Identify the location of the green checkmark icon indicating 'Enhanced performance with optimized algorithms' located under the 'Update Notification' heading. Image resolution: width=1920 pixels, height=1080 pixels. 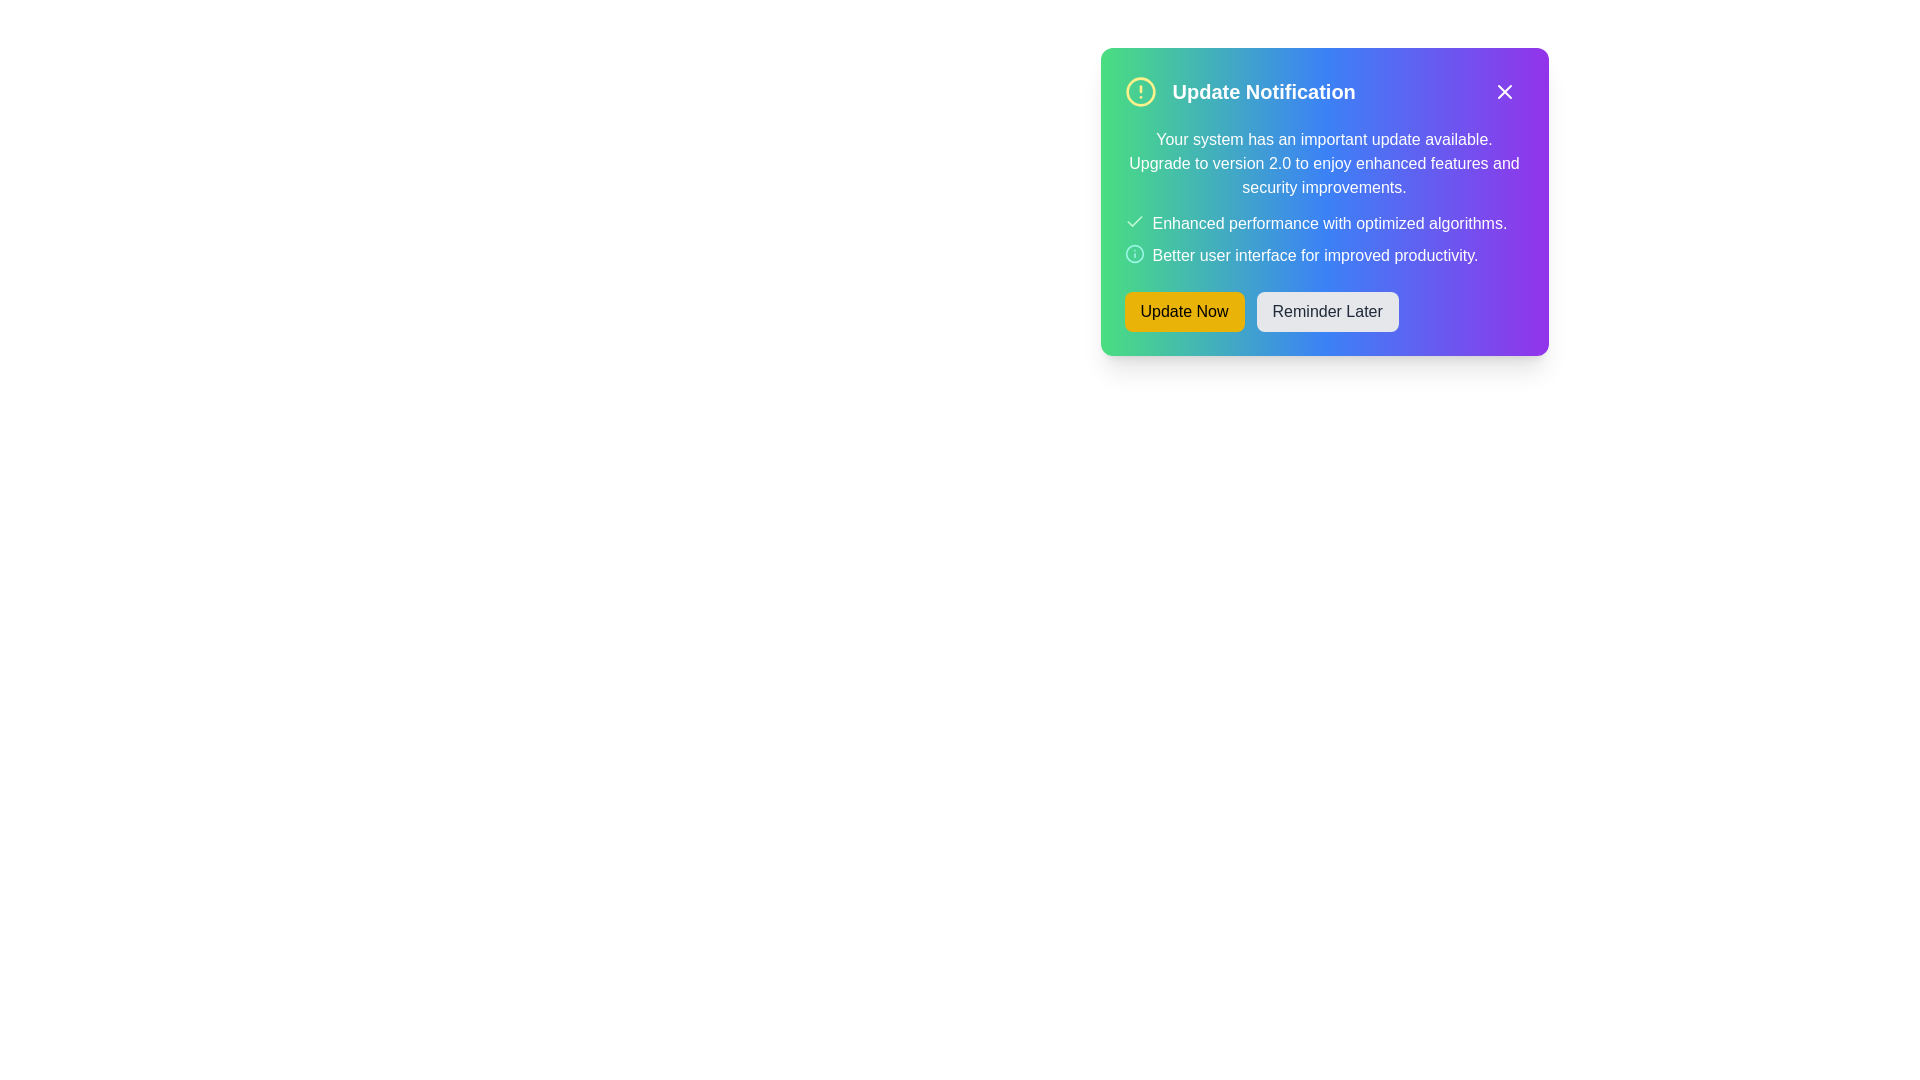
(1134, 222).